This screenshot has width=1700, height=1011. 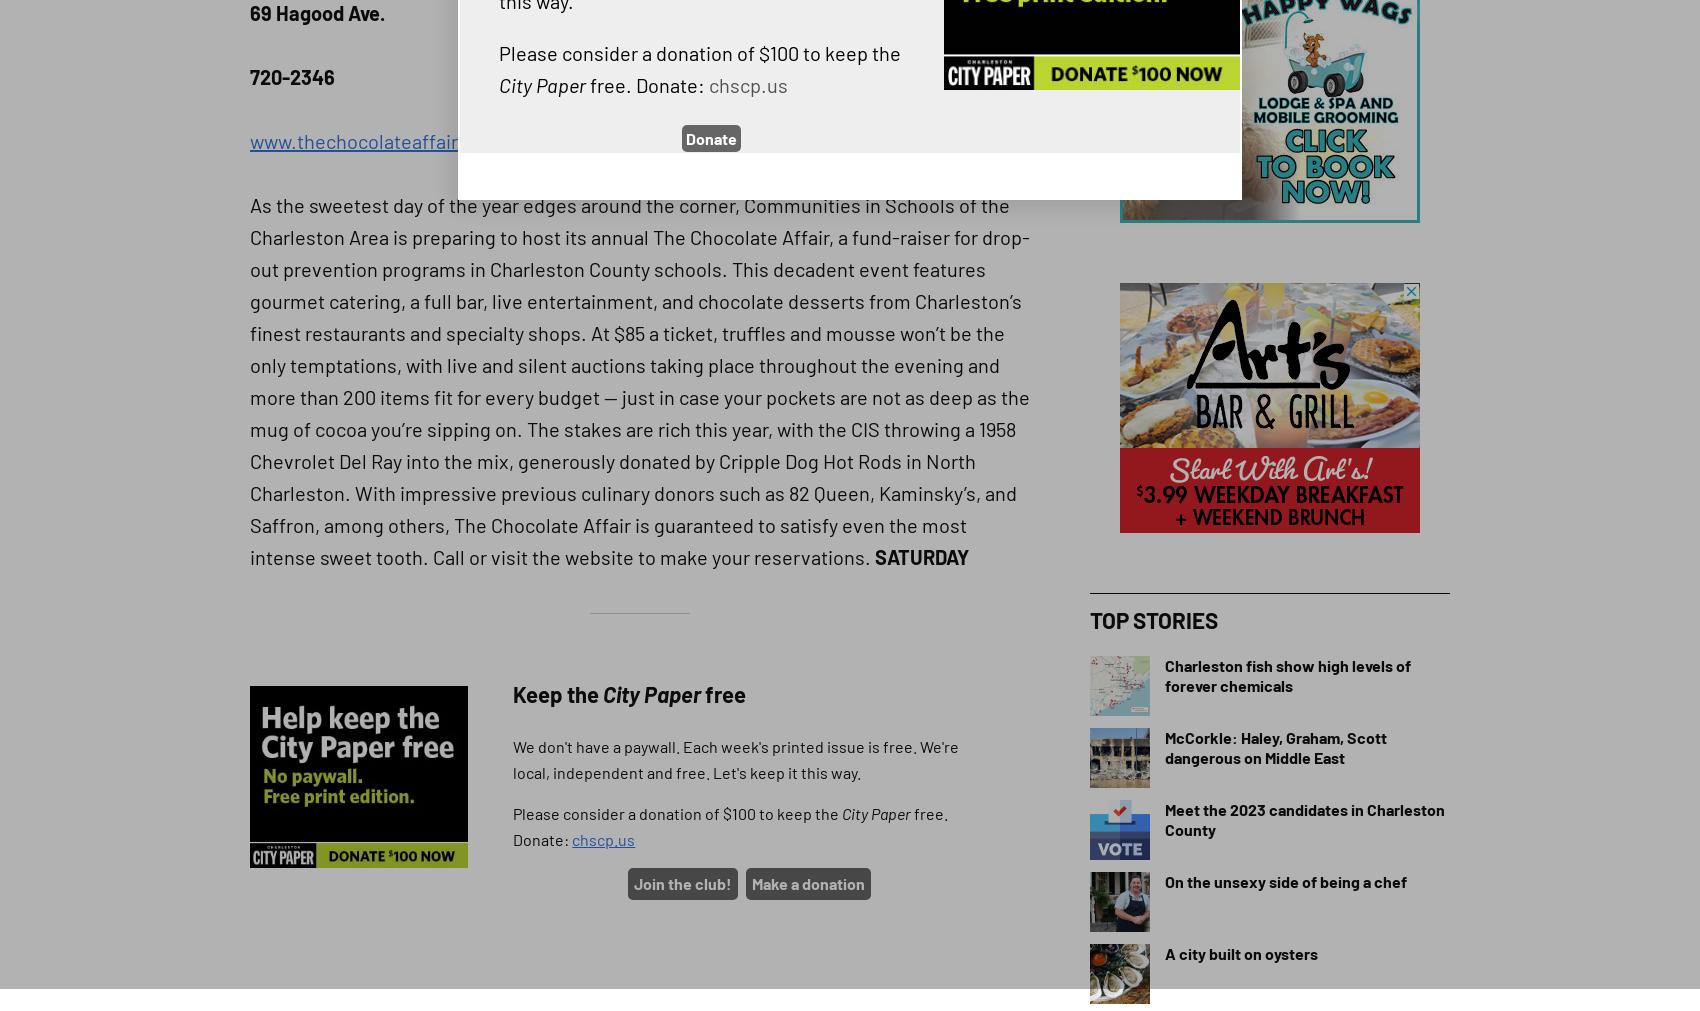 What do you see at coordinates (317, 11) in the screenshot?
I see `'69 Hagood Ave.'` at bounding box center [317, 11].